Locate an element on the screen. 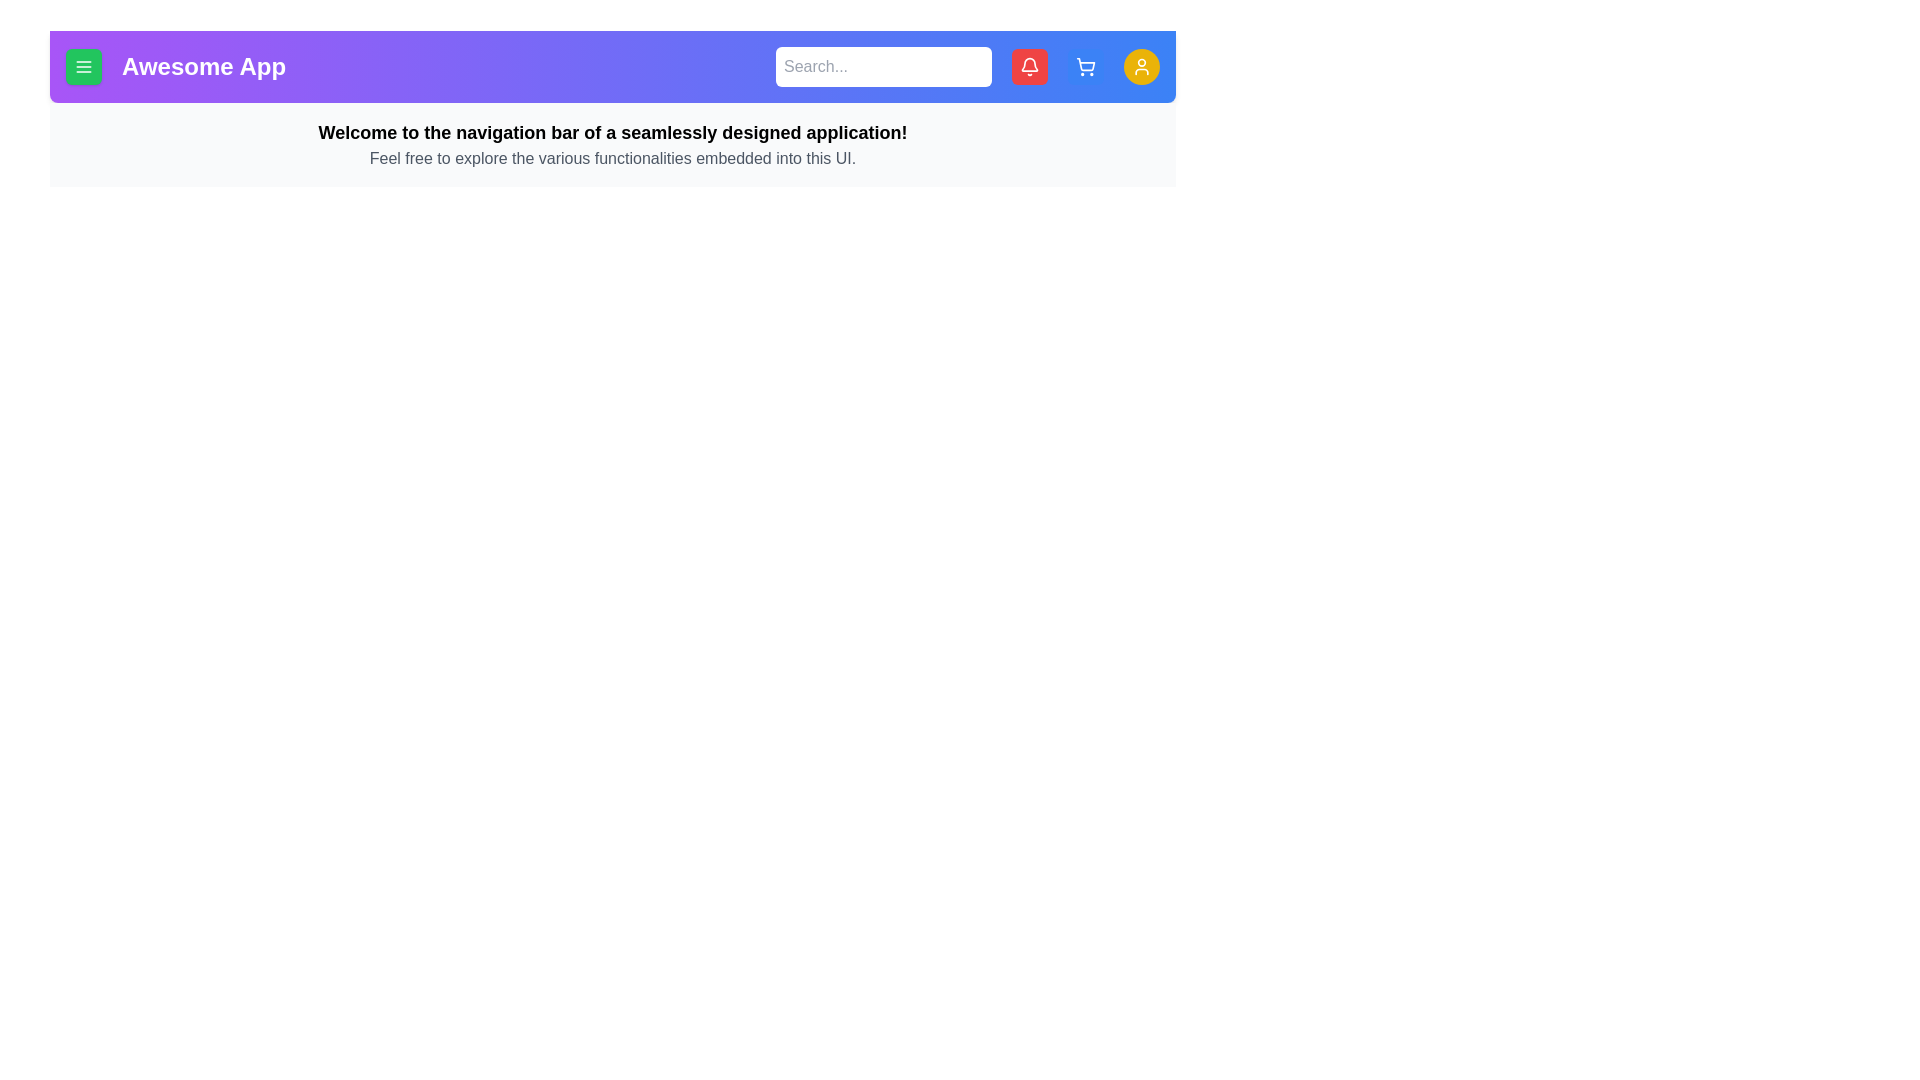 This screenshot has height=1080, width=1920. the bell icon button to view notifications is located at coordinates (1030, 65).